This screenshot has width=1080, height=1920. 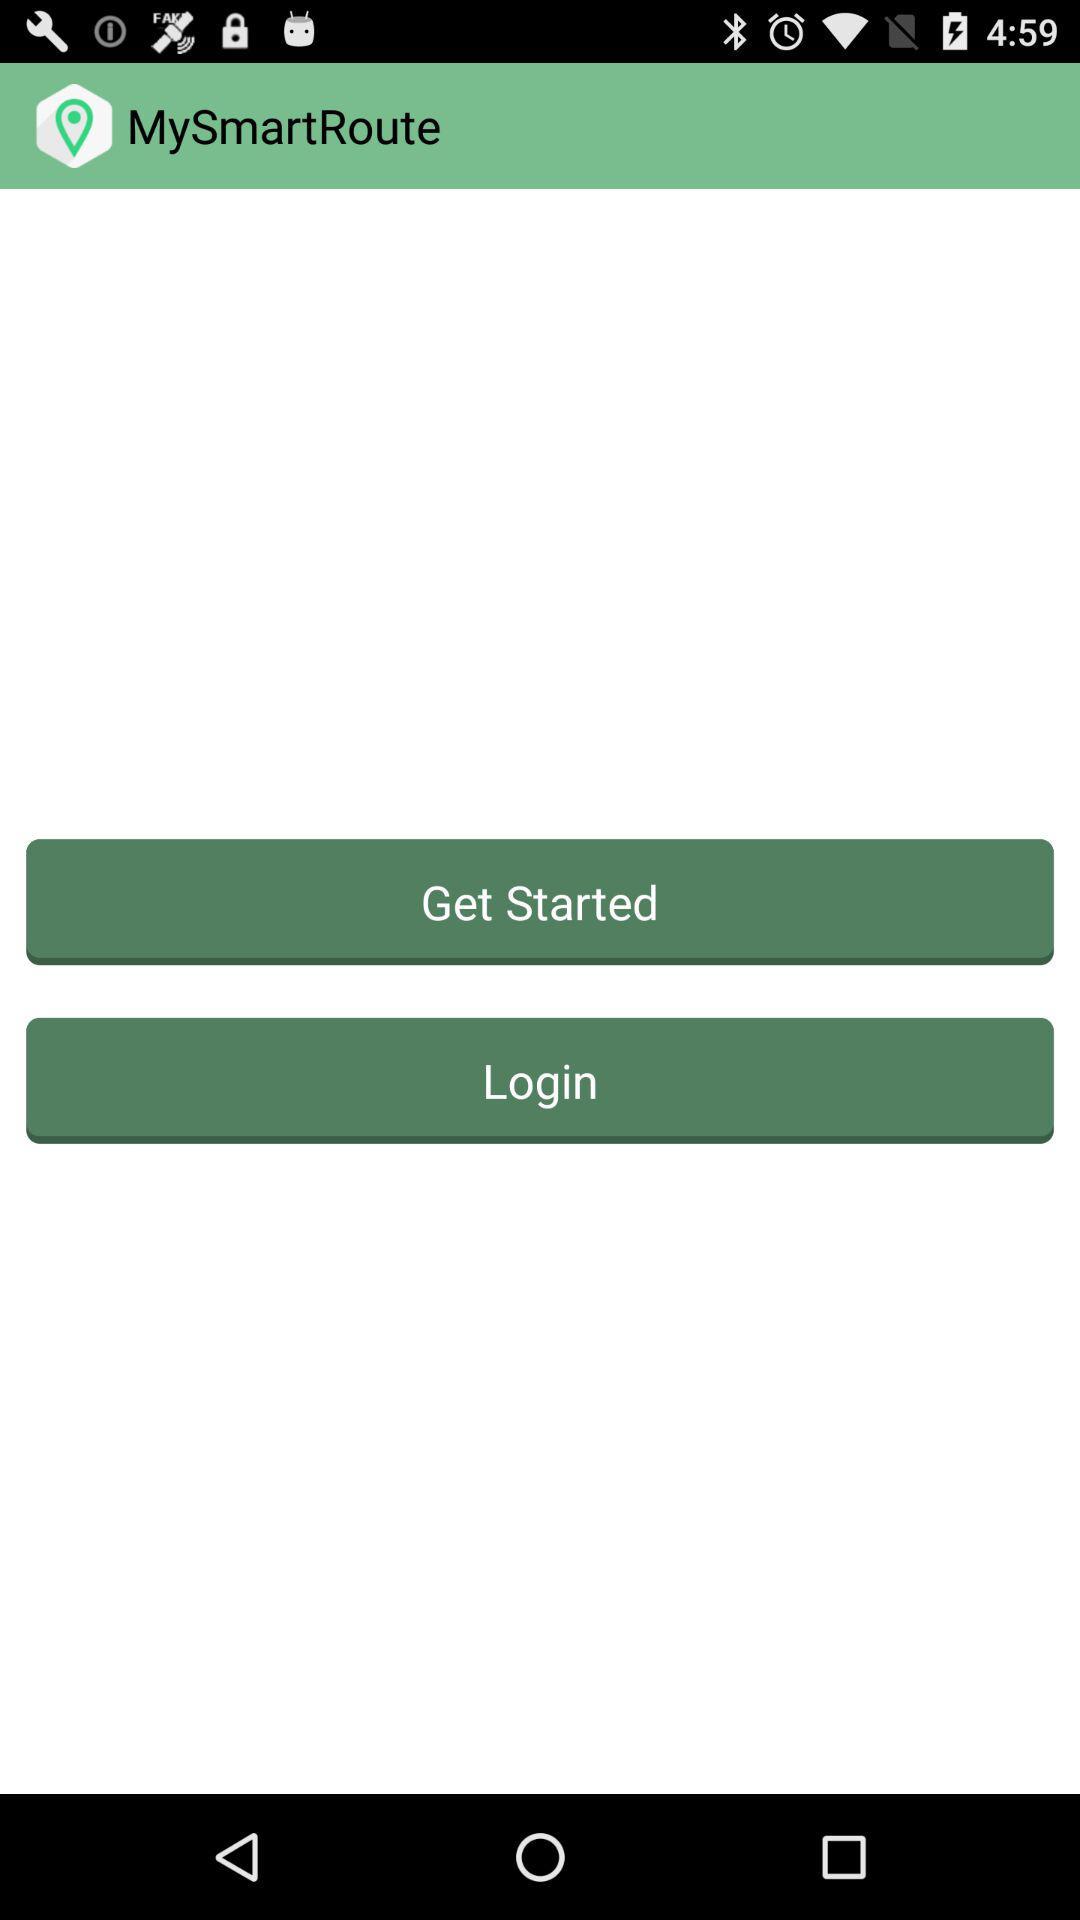 What do you see at coordinates (540, 901) in the screenshot?
I see `get started` at bounding box center [540, 901].